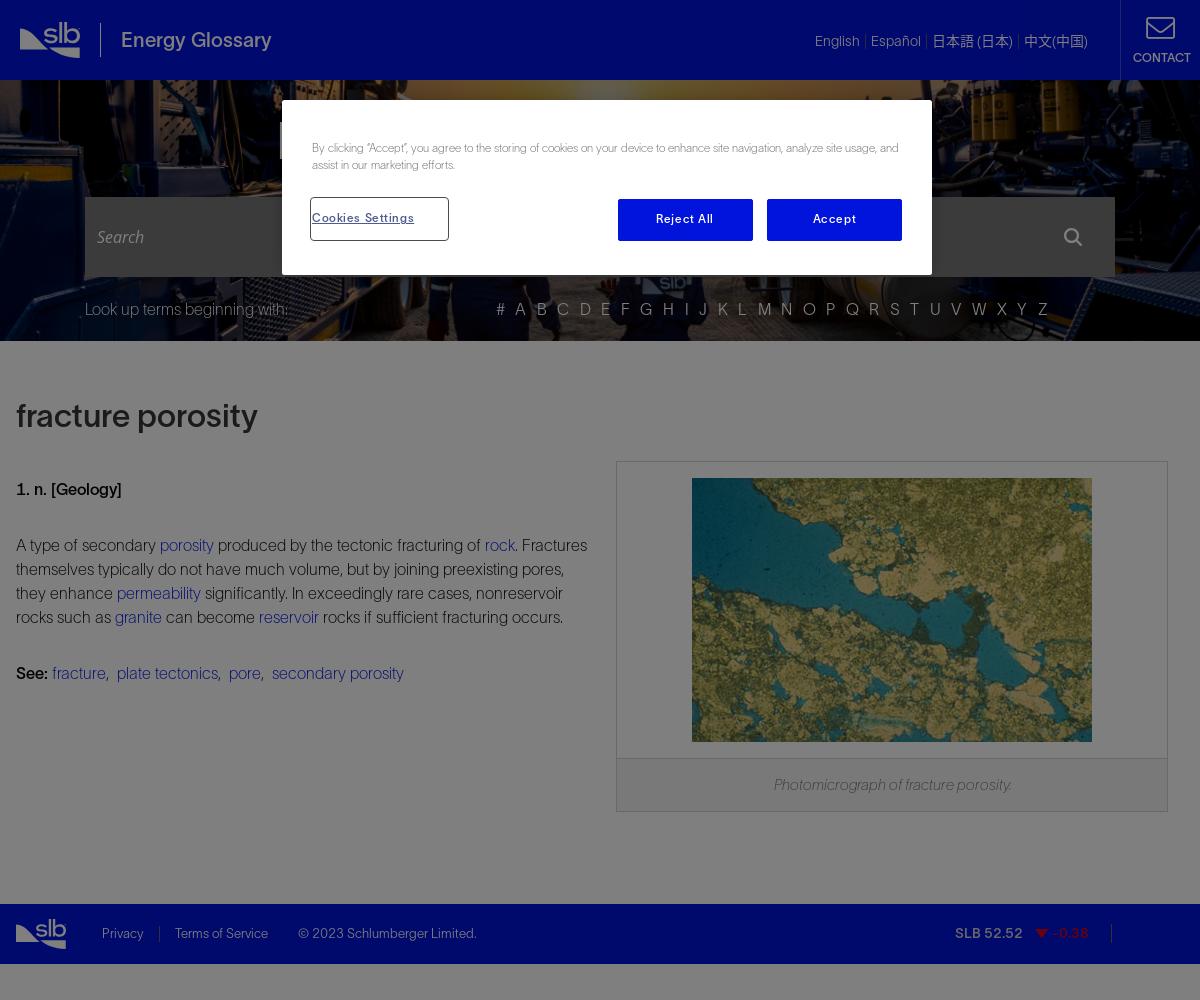 This screenshot has height=1000, width=1200. What do you see at coordinates (1041, 309) in the screenshot?
I see `'z'` at bounding box center [1041, 309].